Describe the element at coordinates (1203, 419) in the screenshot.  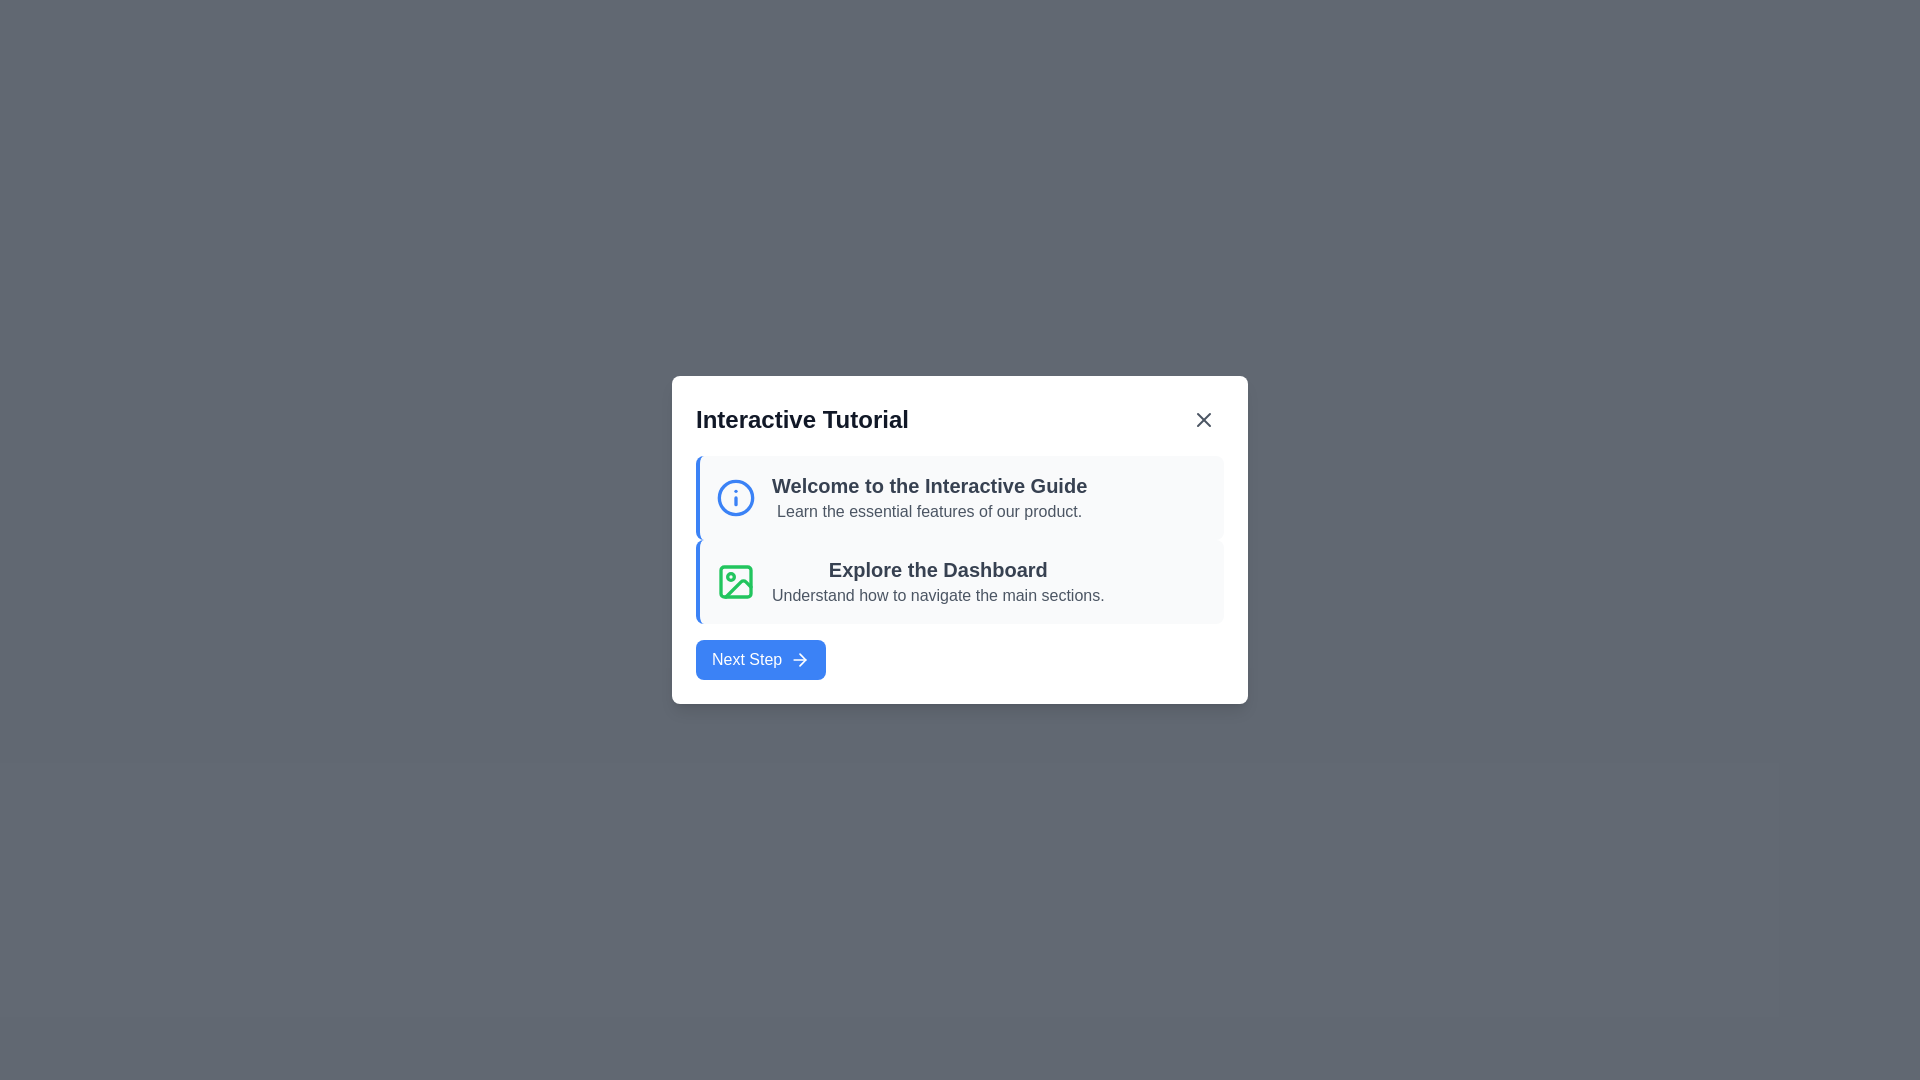
I see `the close button located in the top-right corner of the 'Interactive Tutorial' modal to change its color` at that location.